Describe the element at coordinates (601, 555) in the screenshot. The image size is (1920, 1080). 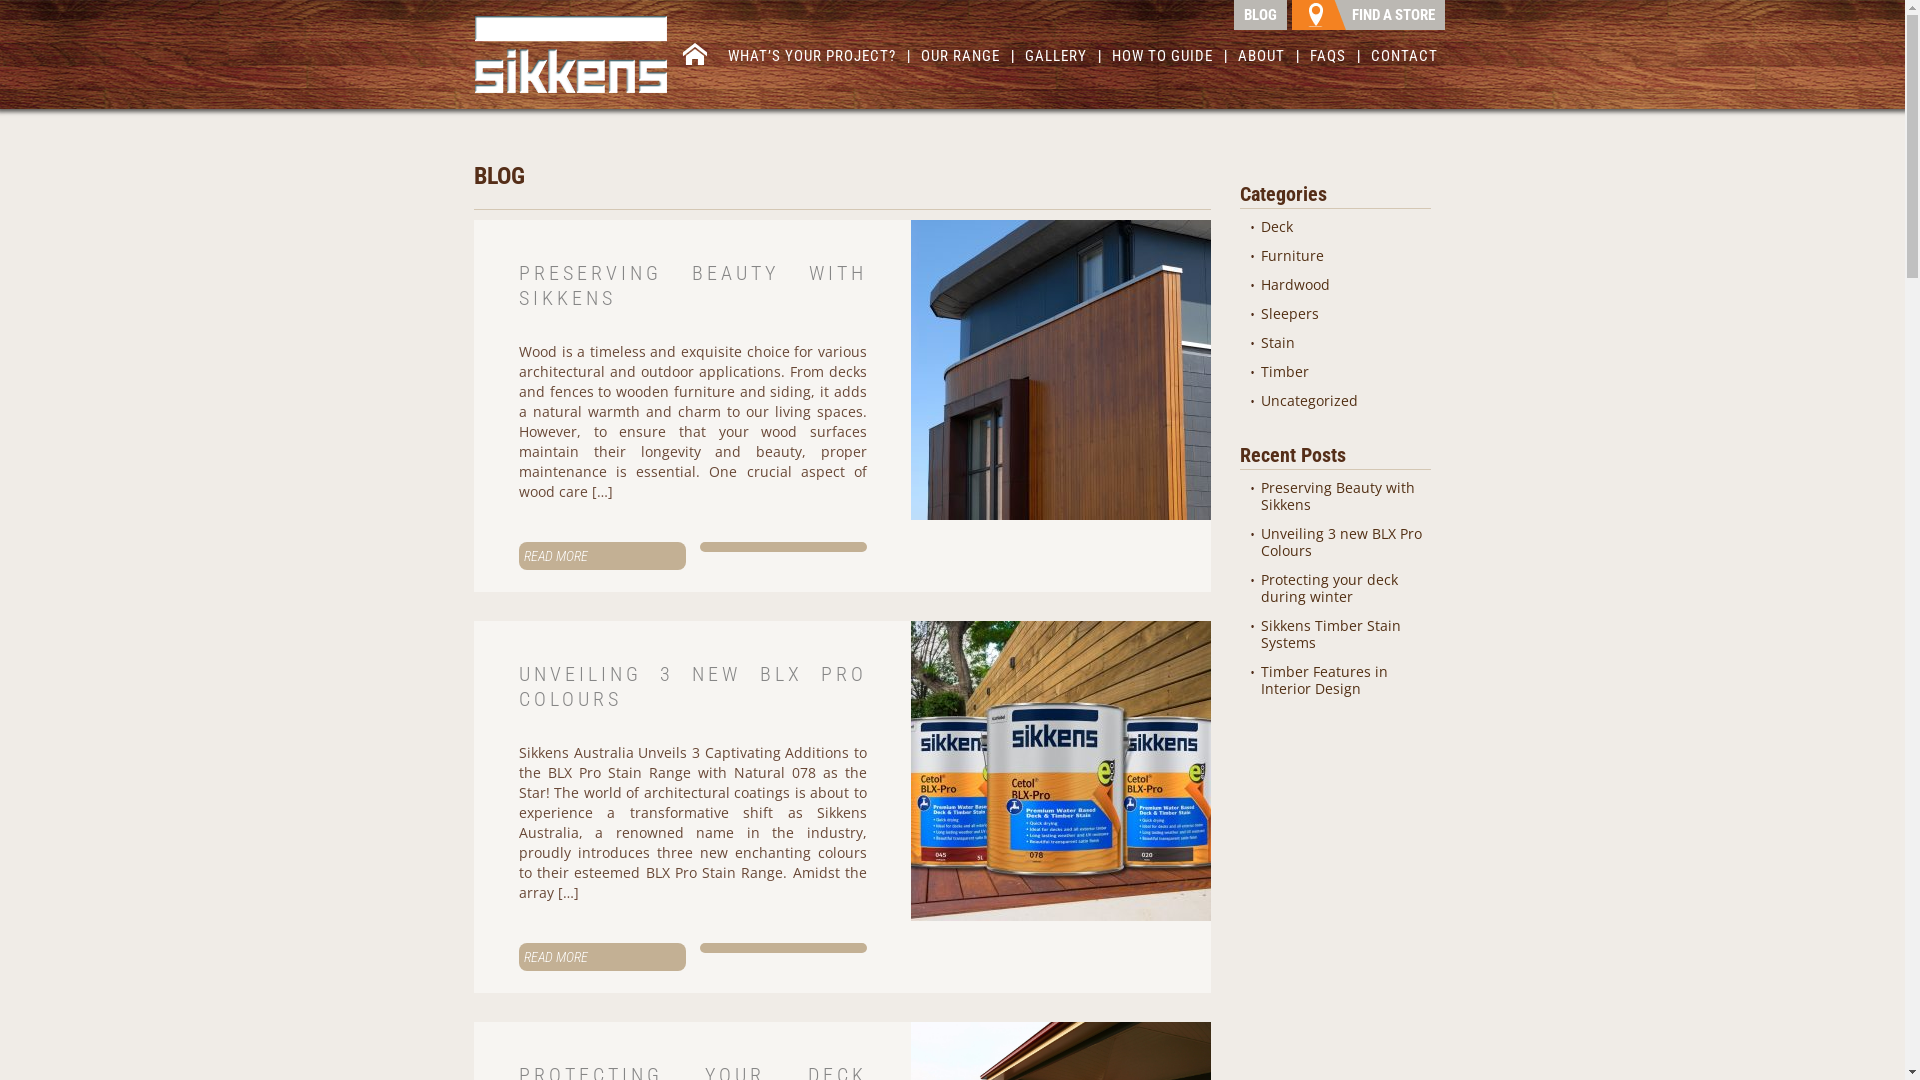
I see `'READ MORE'` at that location.